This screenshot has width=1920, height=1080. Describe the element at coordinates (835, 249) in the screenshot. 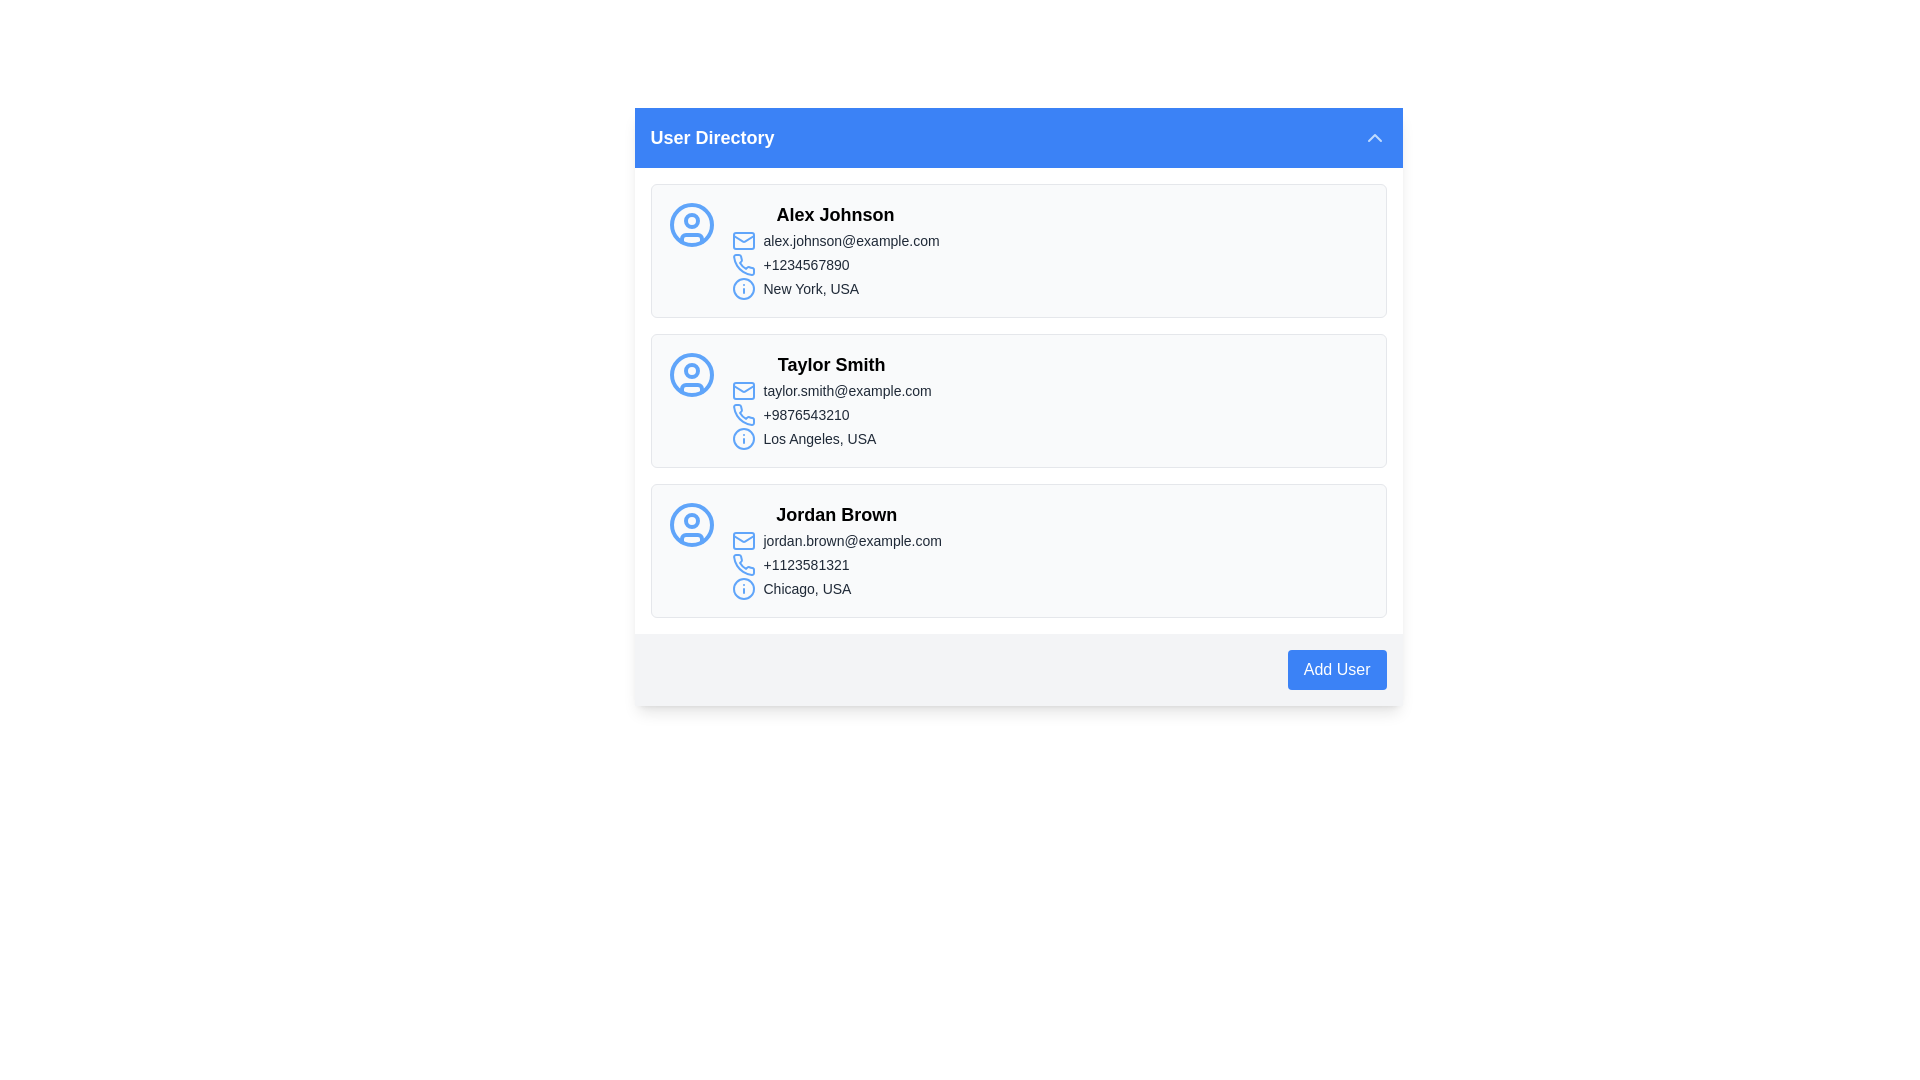

I see `contact details from the first contact information block in the user directory, which includes the name, email address, phone number, and location` at that location.